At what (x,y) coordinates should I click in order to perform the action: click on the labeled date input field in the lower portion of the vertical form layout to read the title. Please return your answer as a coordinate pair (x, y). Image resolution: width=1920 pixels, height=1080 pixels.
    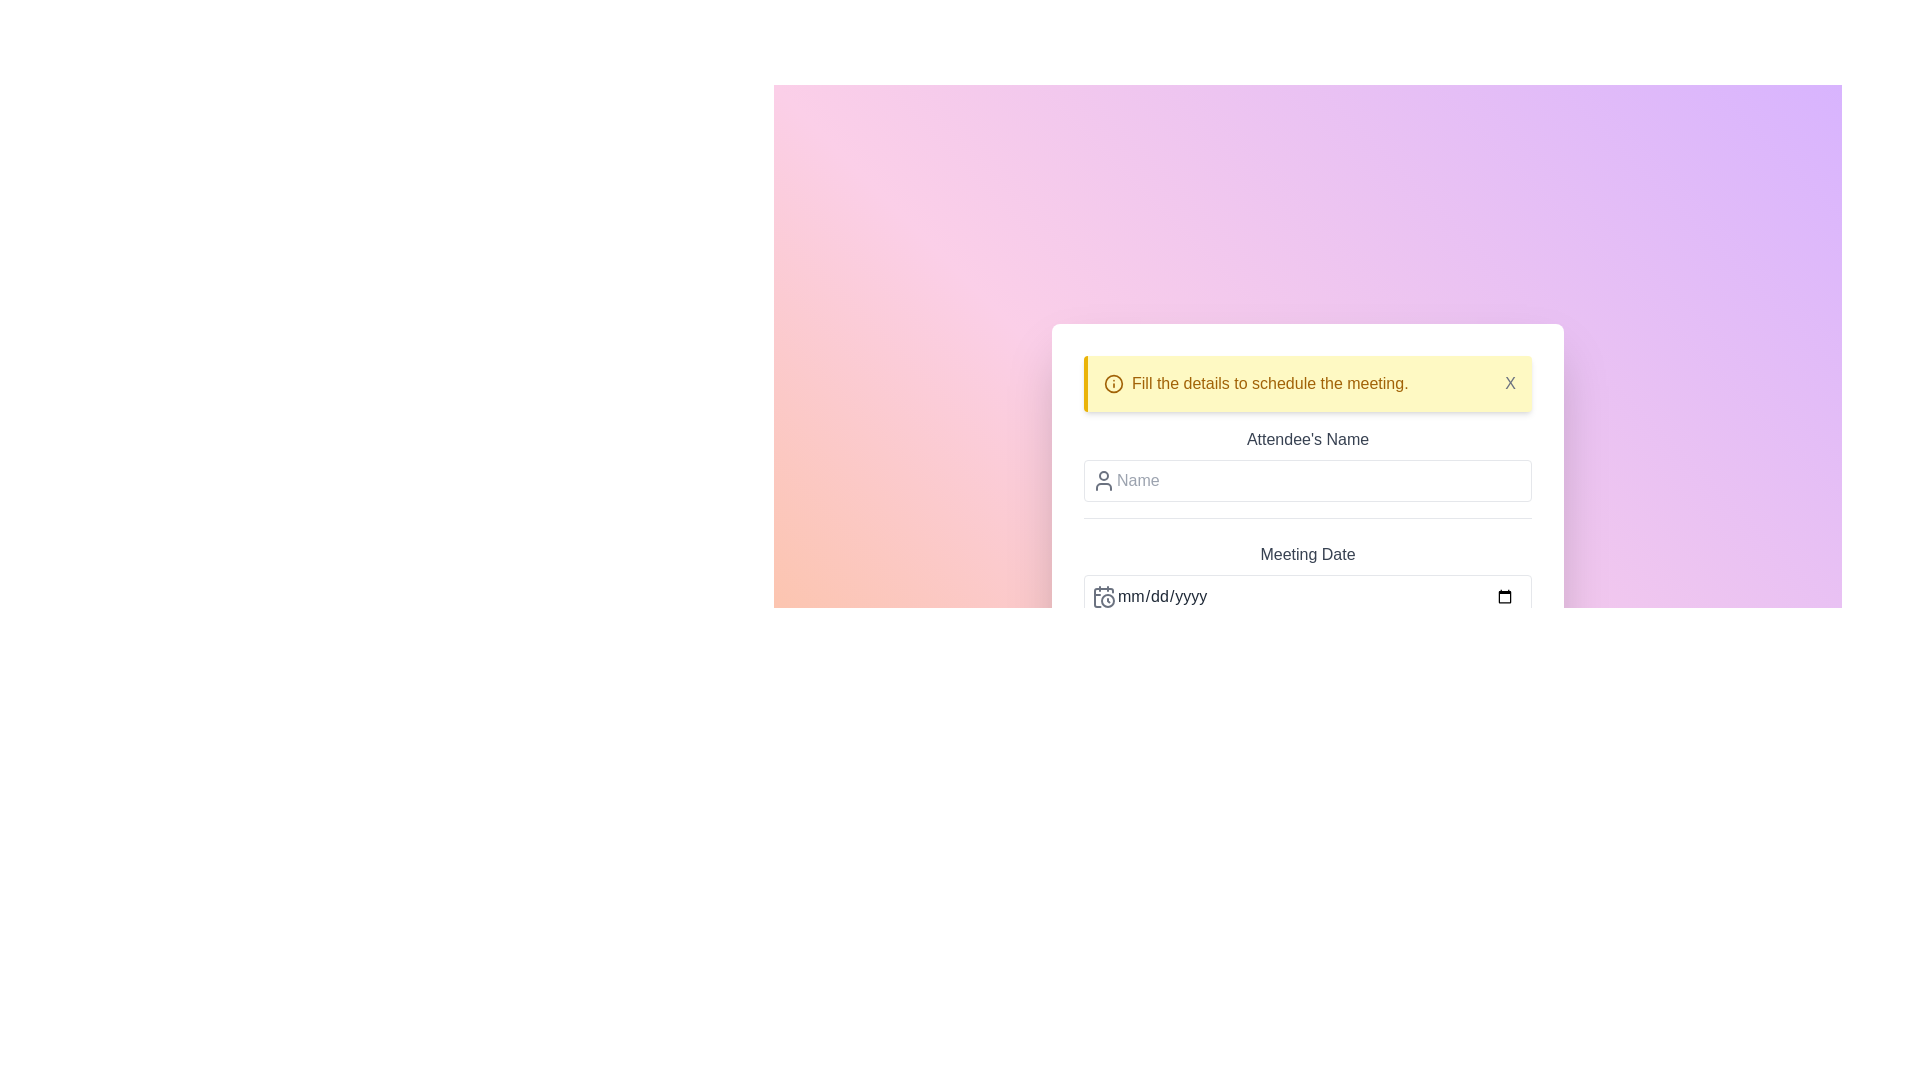
    Looking at the image, I should click on (1308, 588).